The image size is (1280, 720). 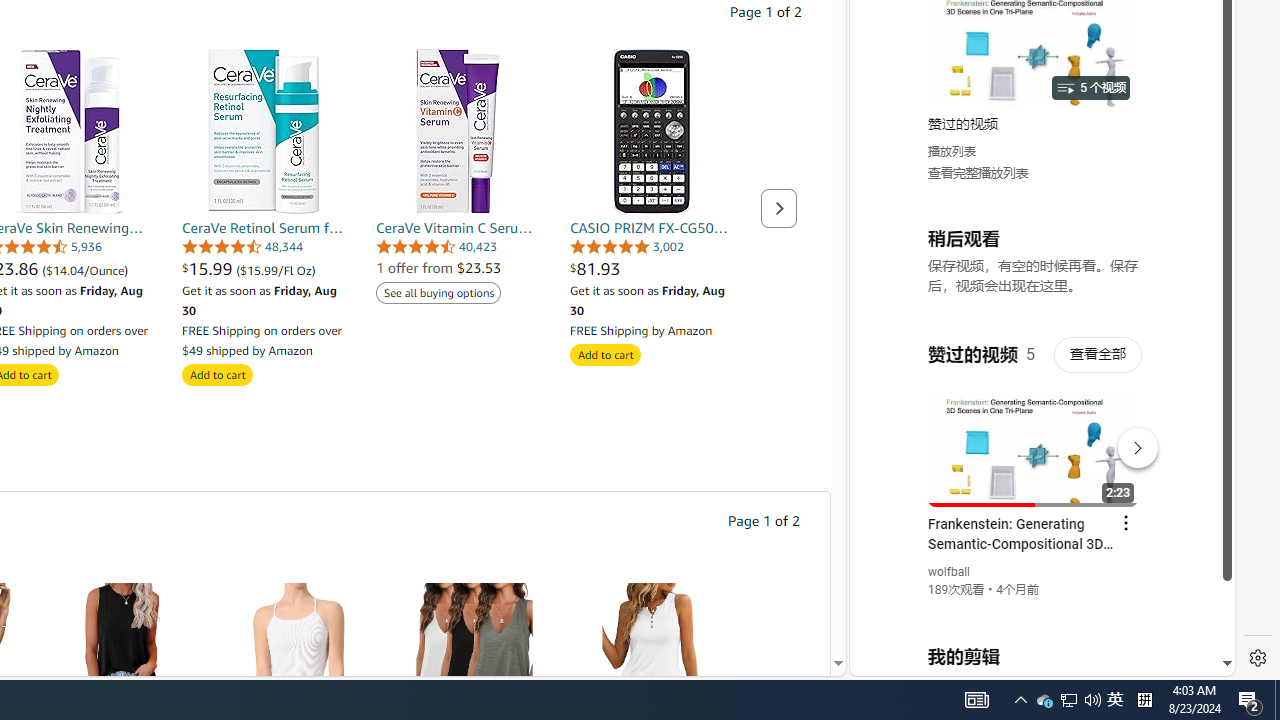 I want to click on 'CASIO PRIZM FX-CG50 Color Graphing Calculator', so click(x=652, y=131).